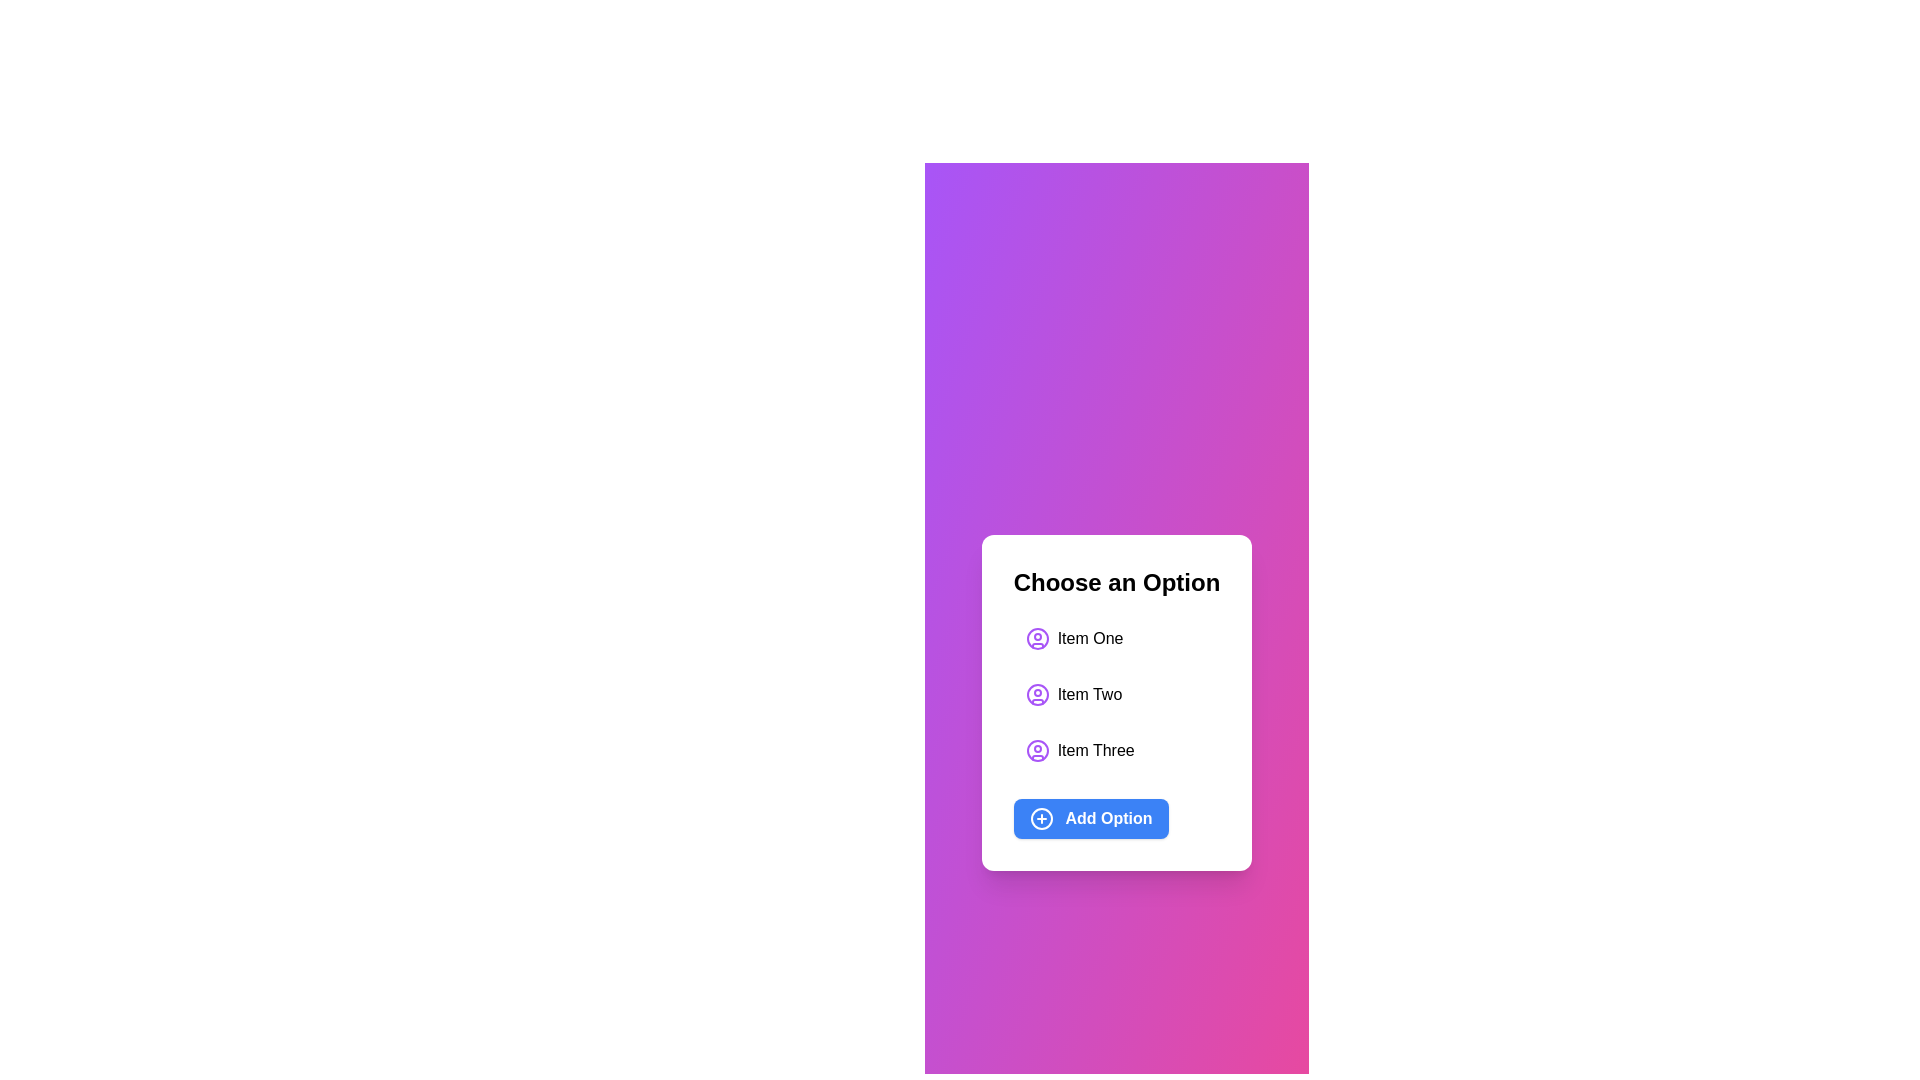  Describe the element at coordinates (1079, 750) in the screenshot. I see `the list item Item Three to select it` at that location.